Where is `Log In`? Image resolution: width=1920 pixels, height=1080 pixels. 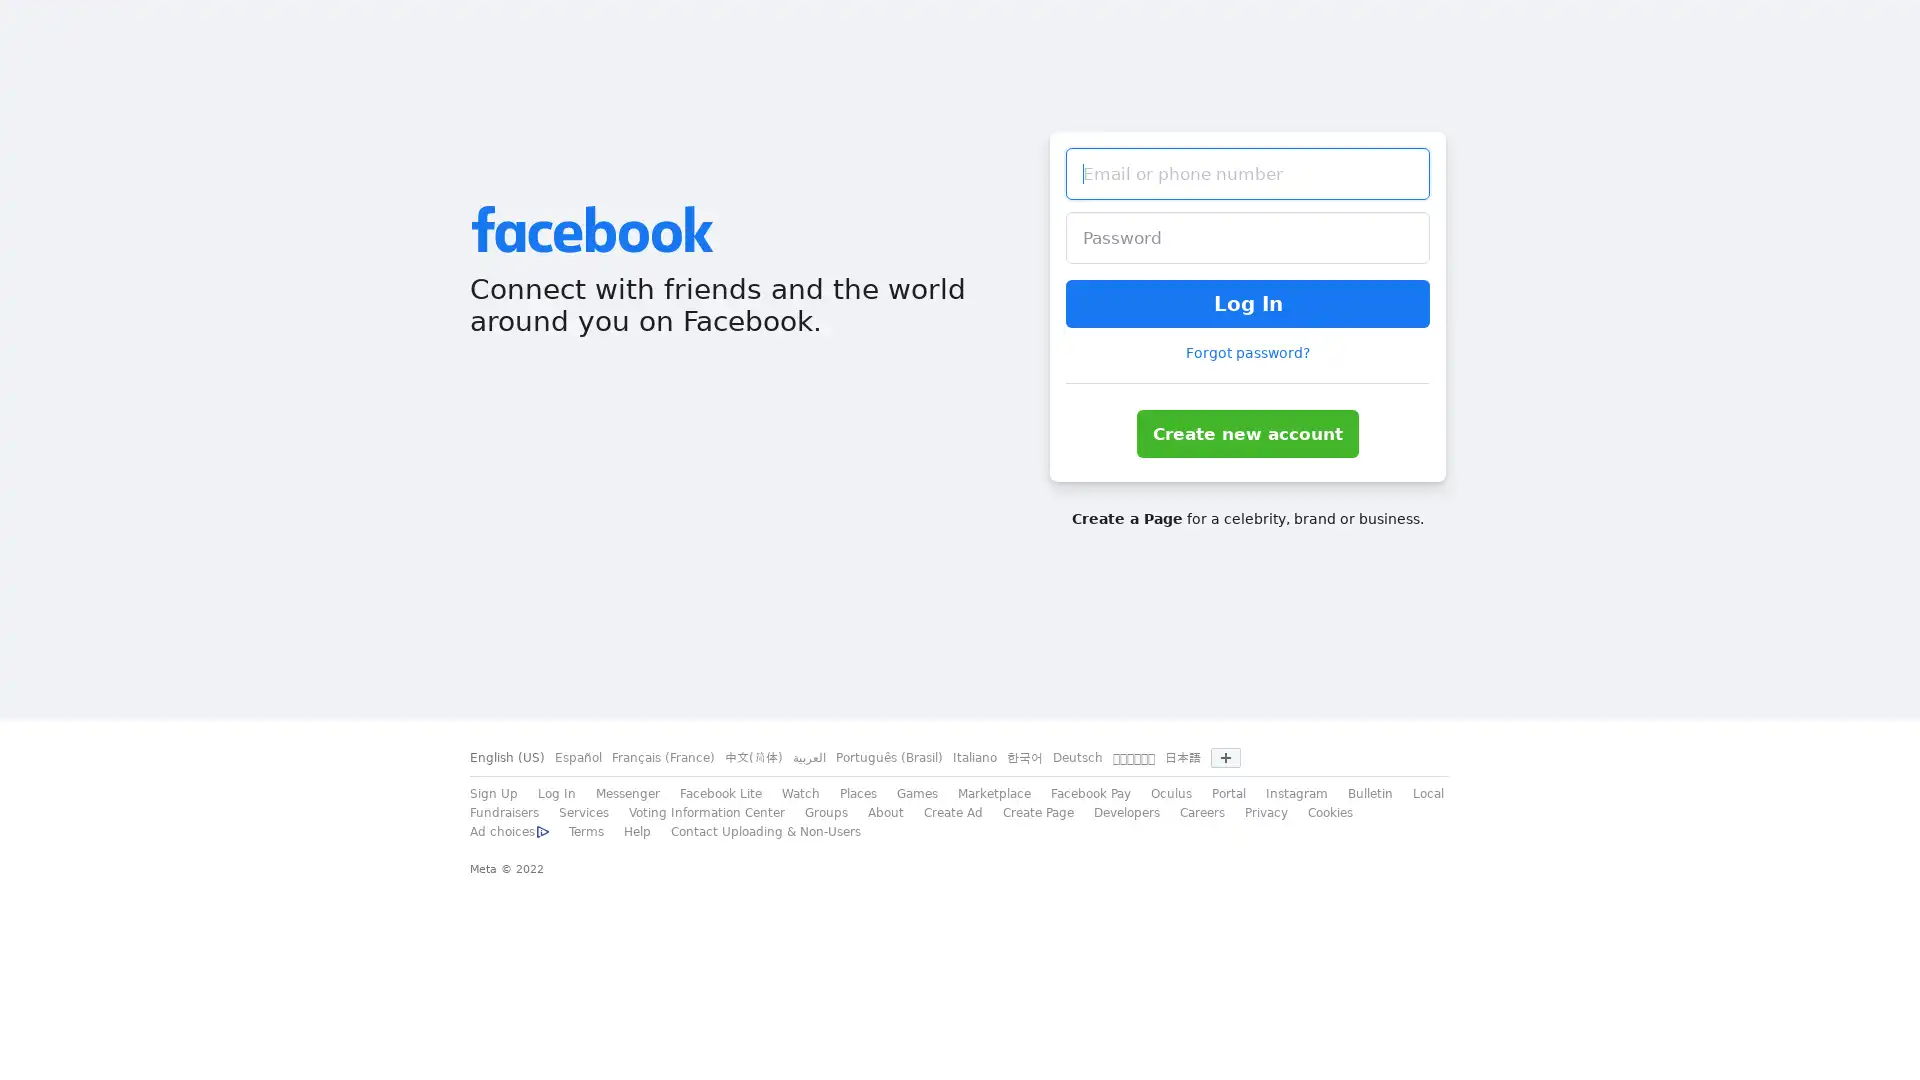 Log In is located at coordinates (1247, 304).